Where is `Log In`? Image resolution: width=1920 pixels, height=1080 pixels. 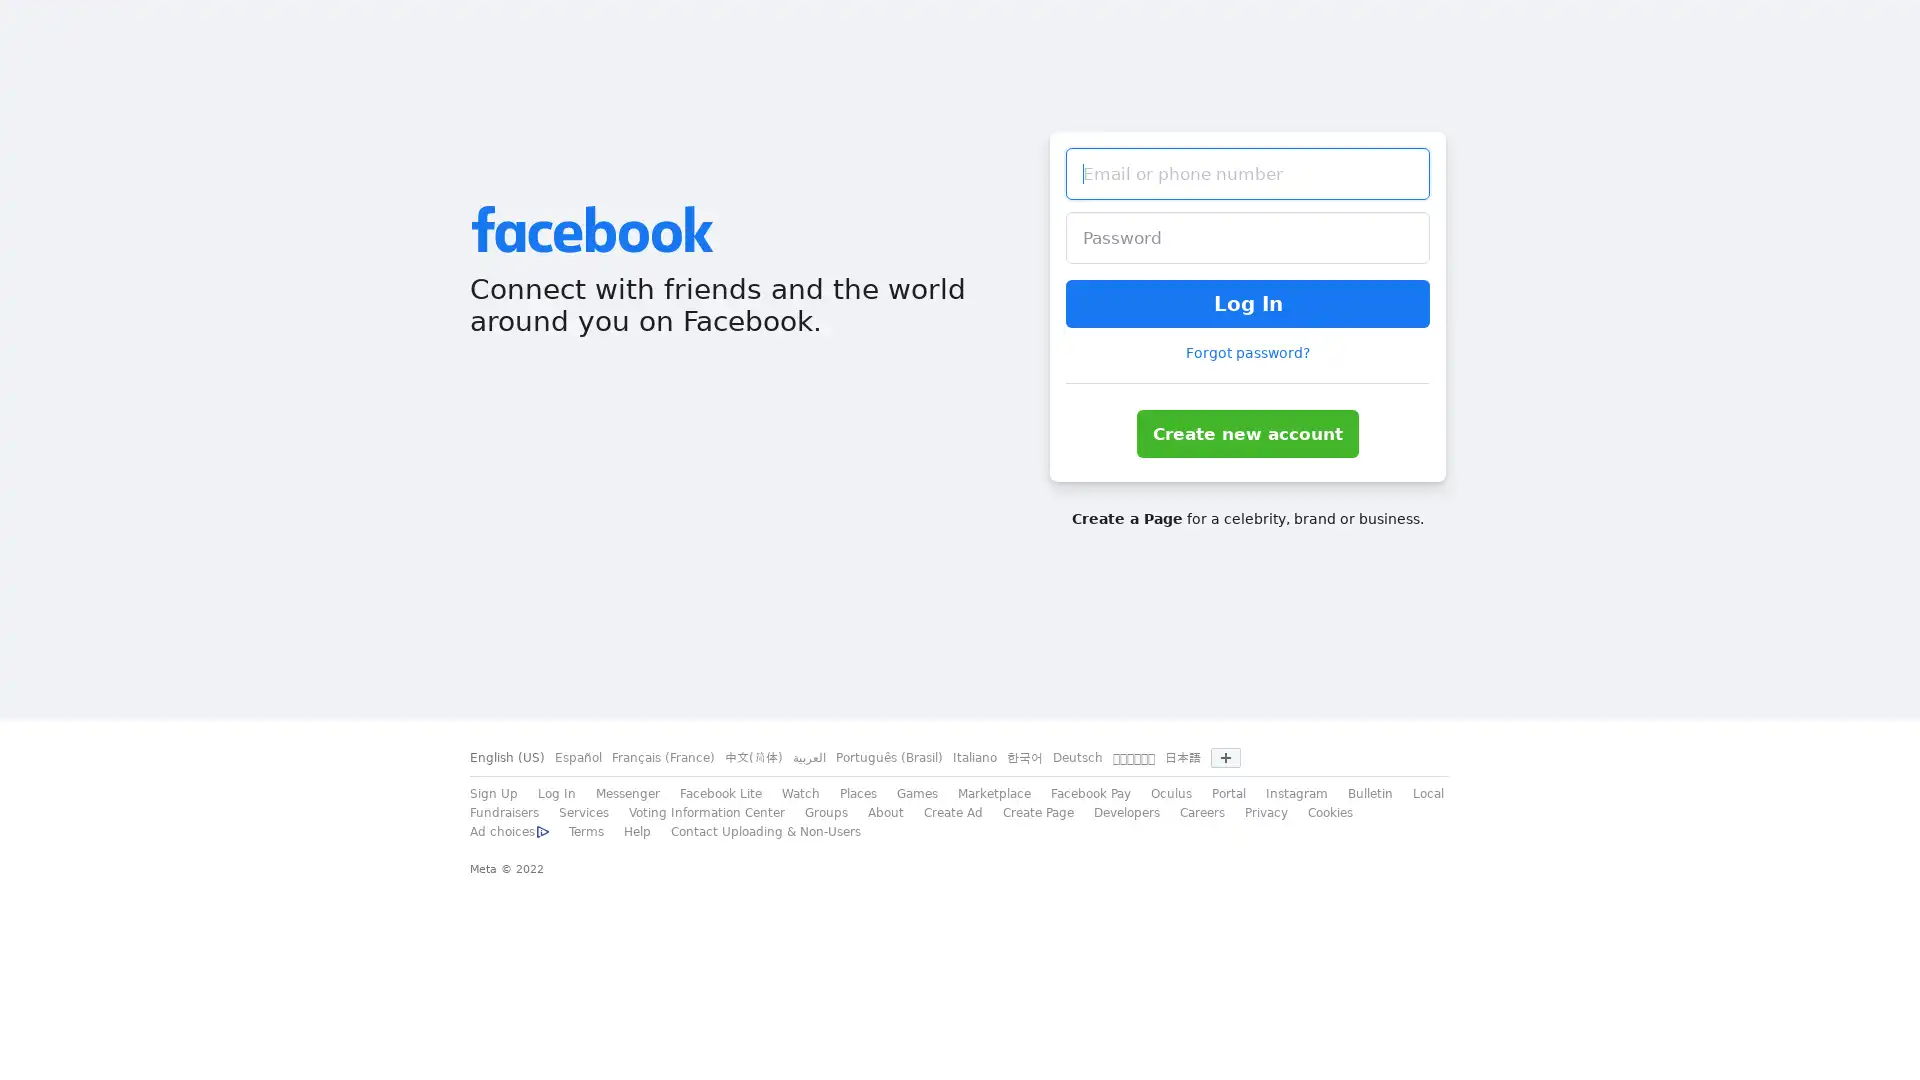 Log In is located at coordinates (1247, 304).